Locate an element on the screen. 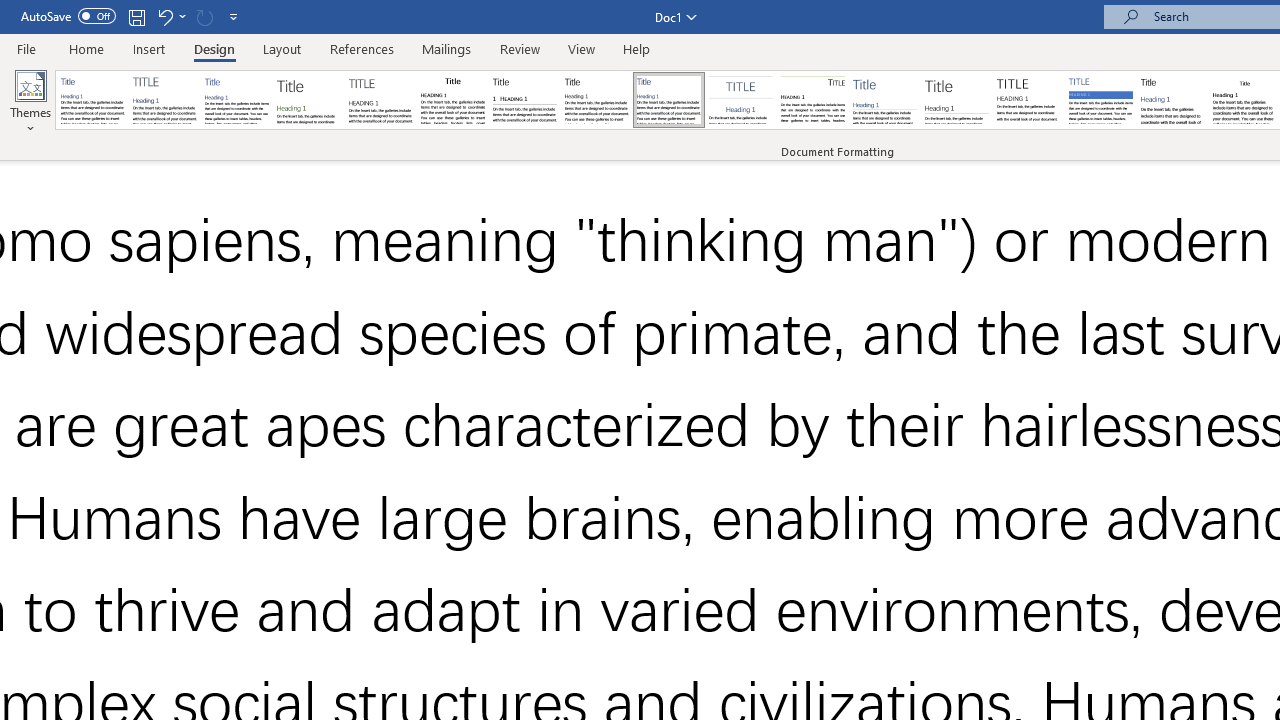 The image size is (1280, 720). 'Insert' is located at coordinates (148, 48).